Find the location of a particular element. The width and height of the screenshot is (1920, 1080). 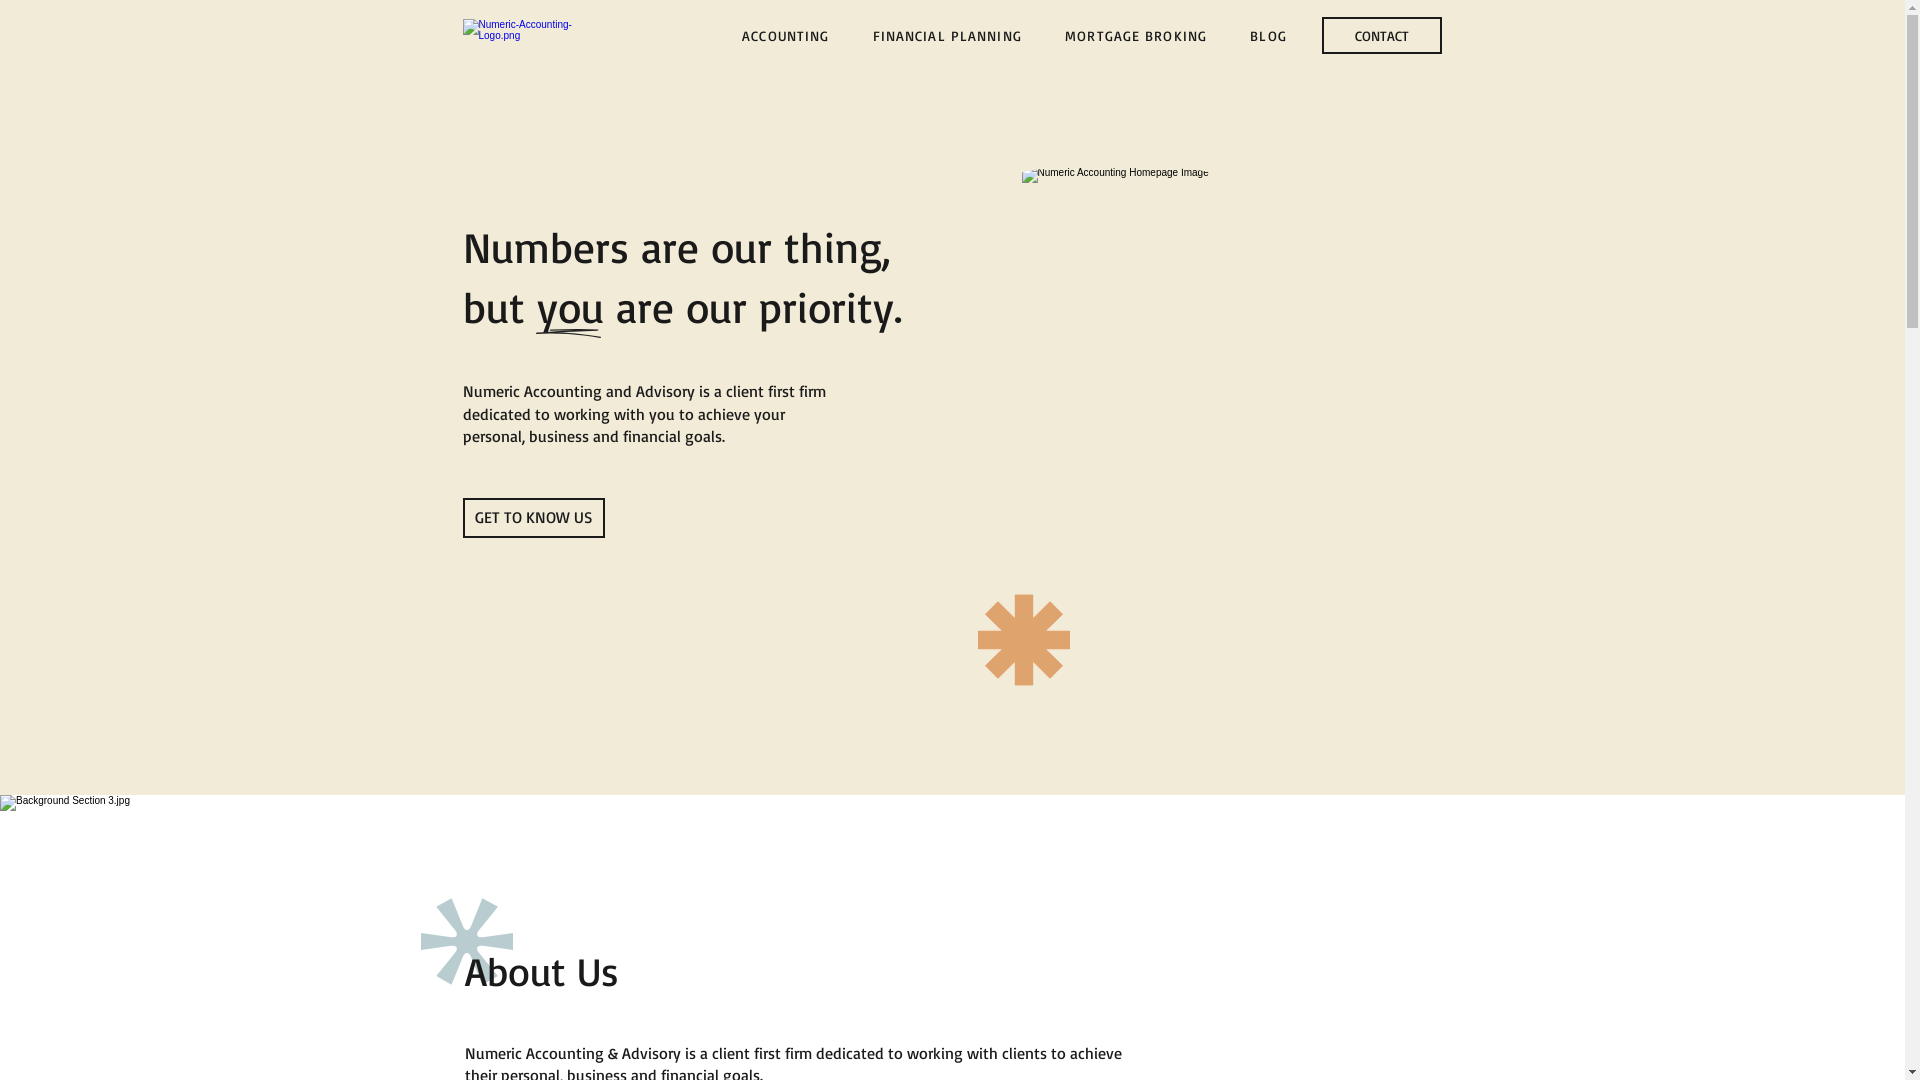

'ACCOUNTING' is located at coordinates (784, 35).